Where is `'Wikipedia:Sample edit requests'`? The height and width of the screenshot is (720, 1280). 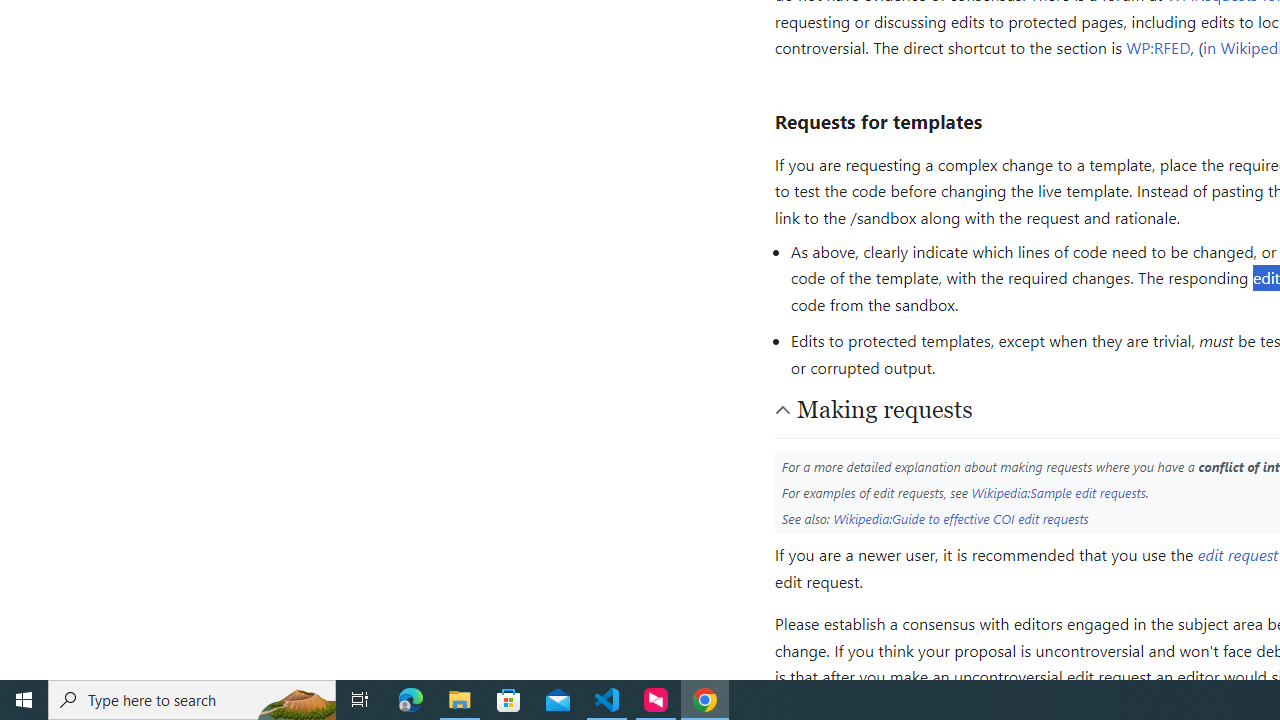
'Wikipedia:Sample edit requests' is located at coordinates (1057, 492).